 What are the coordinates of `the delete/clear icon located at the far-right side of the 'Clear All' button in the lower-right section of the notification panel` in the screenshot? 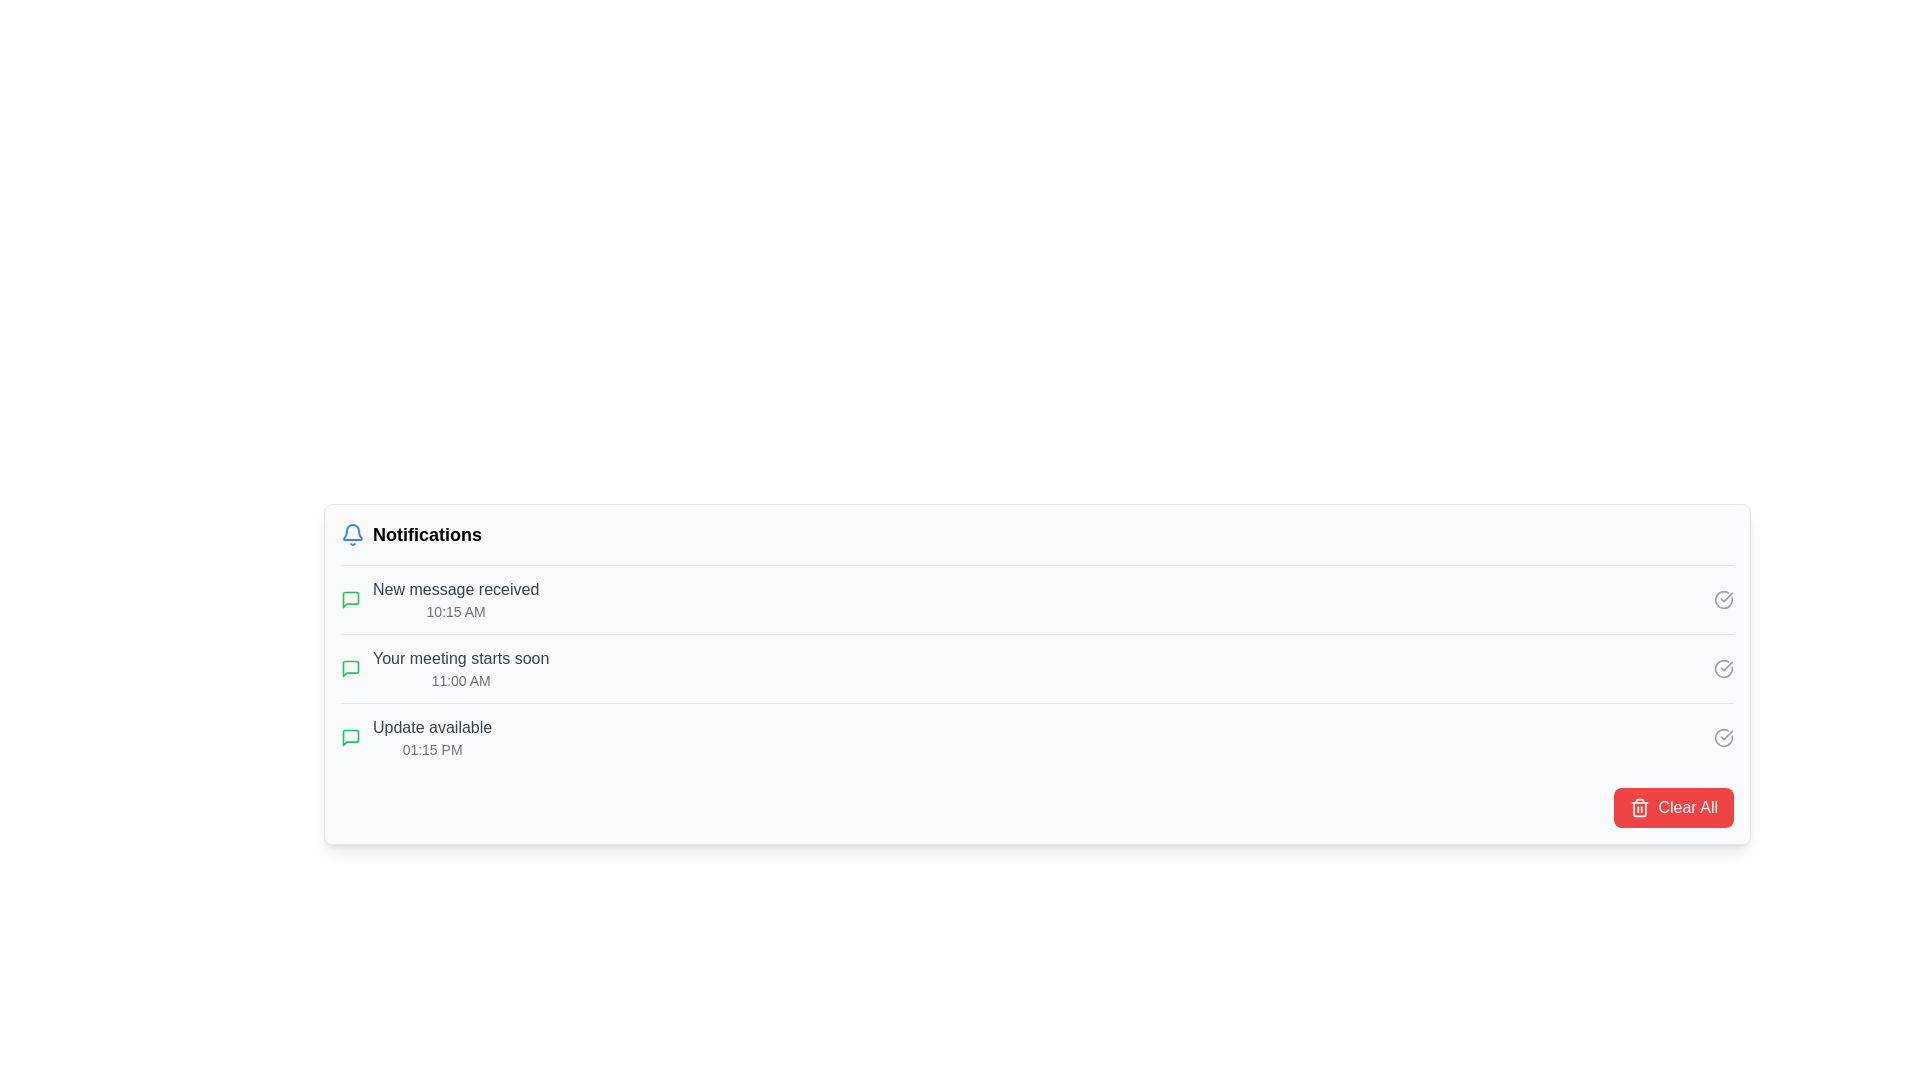 It's located at (1640, 806).